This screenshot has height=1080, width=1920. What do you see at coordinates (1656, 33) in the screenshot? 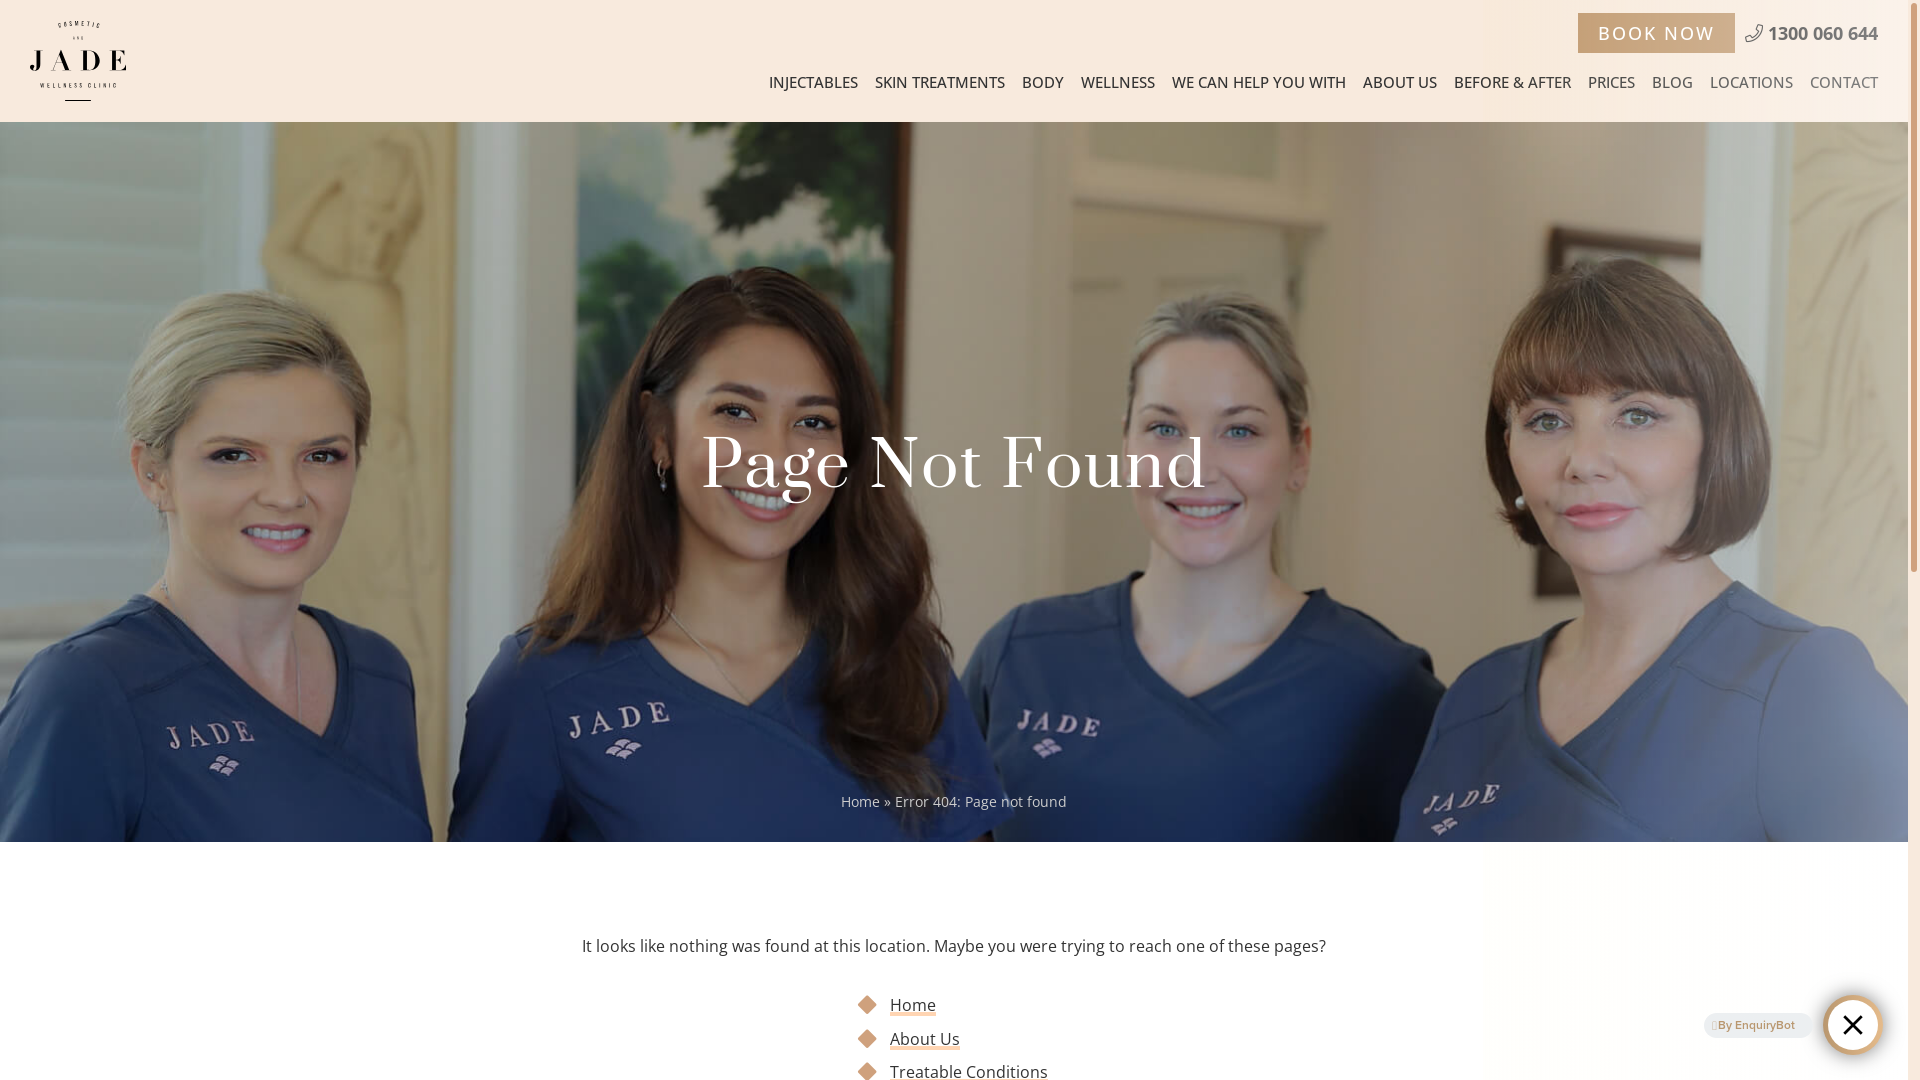
I see `'BOOK NOW'` at bounding box center [1656, 33].